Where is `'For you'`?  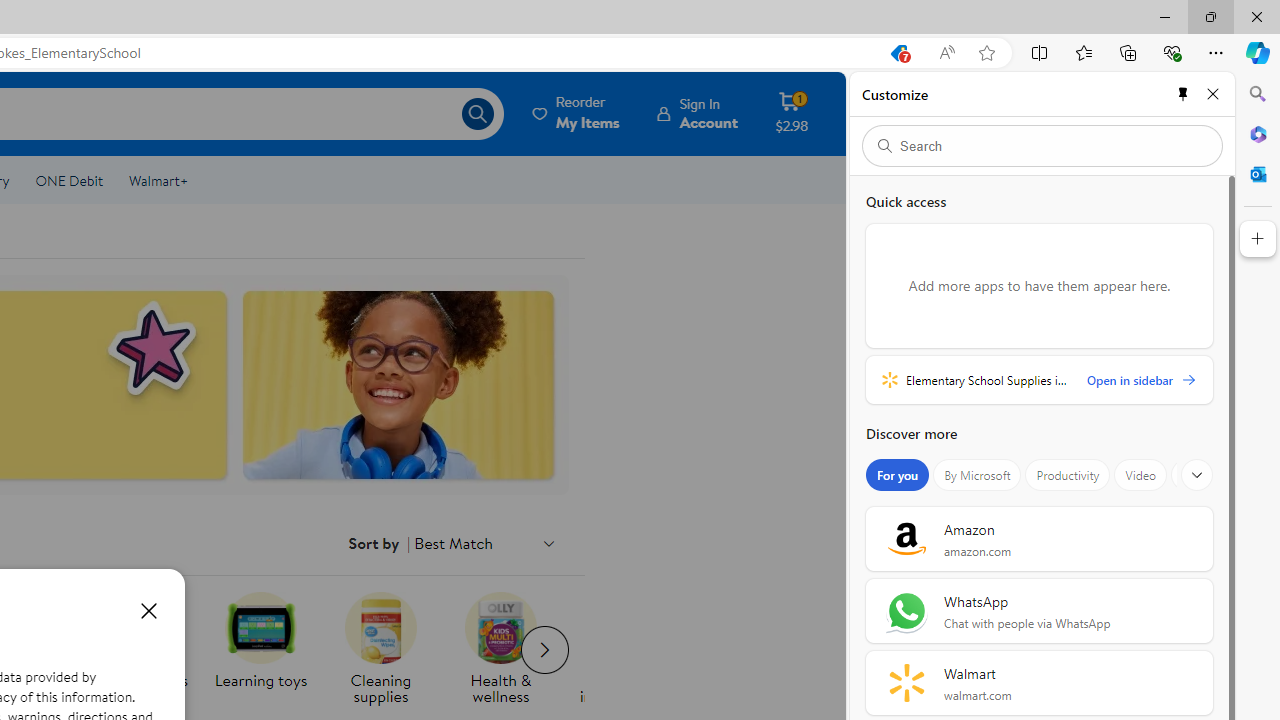 'For you' is located at coordinates (897, 475).